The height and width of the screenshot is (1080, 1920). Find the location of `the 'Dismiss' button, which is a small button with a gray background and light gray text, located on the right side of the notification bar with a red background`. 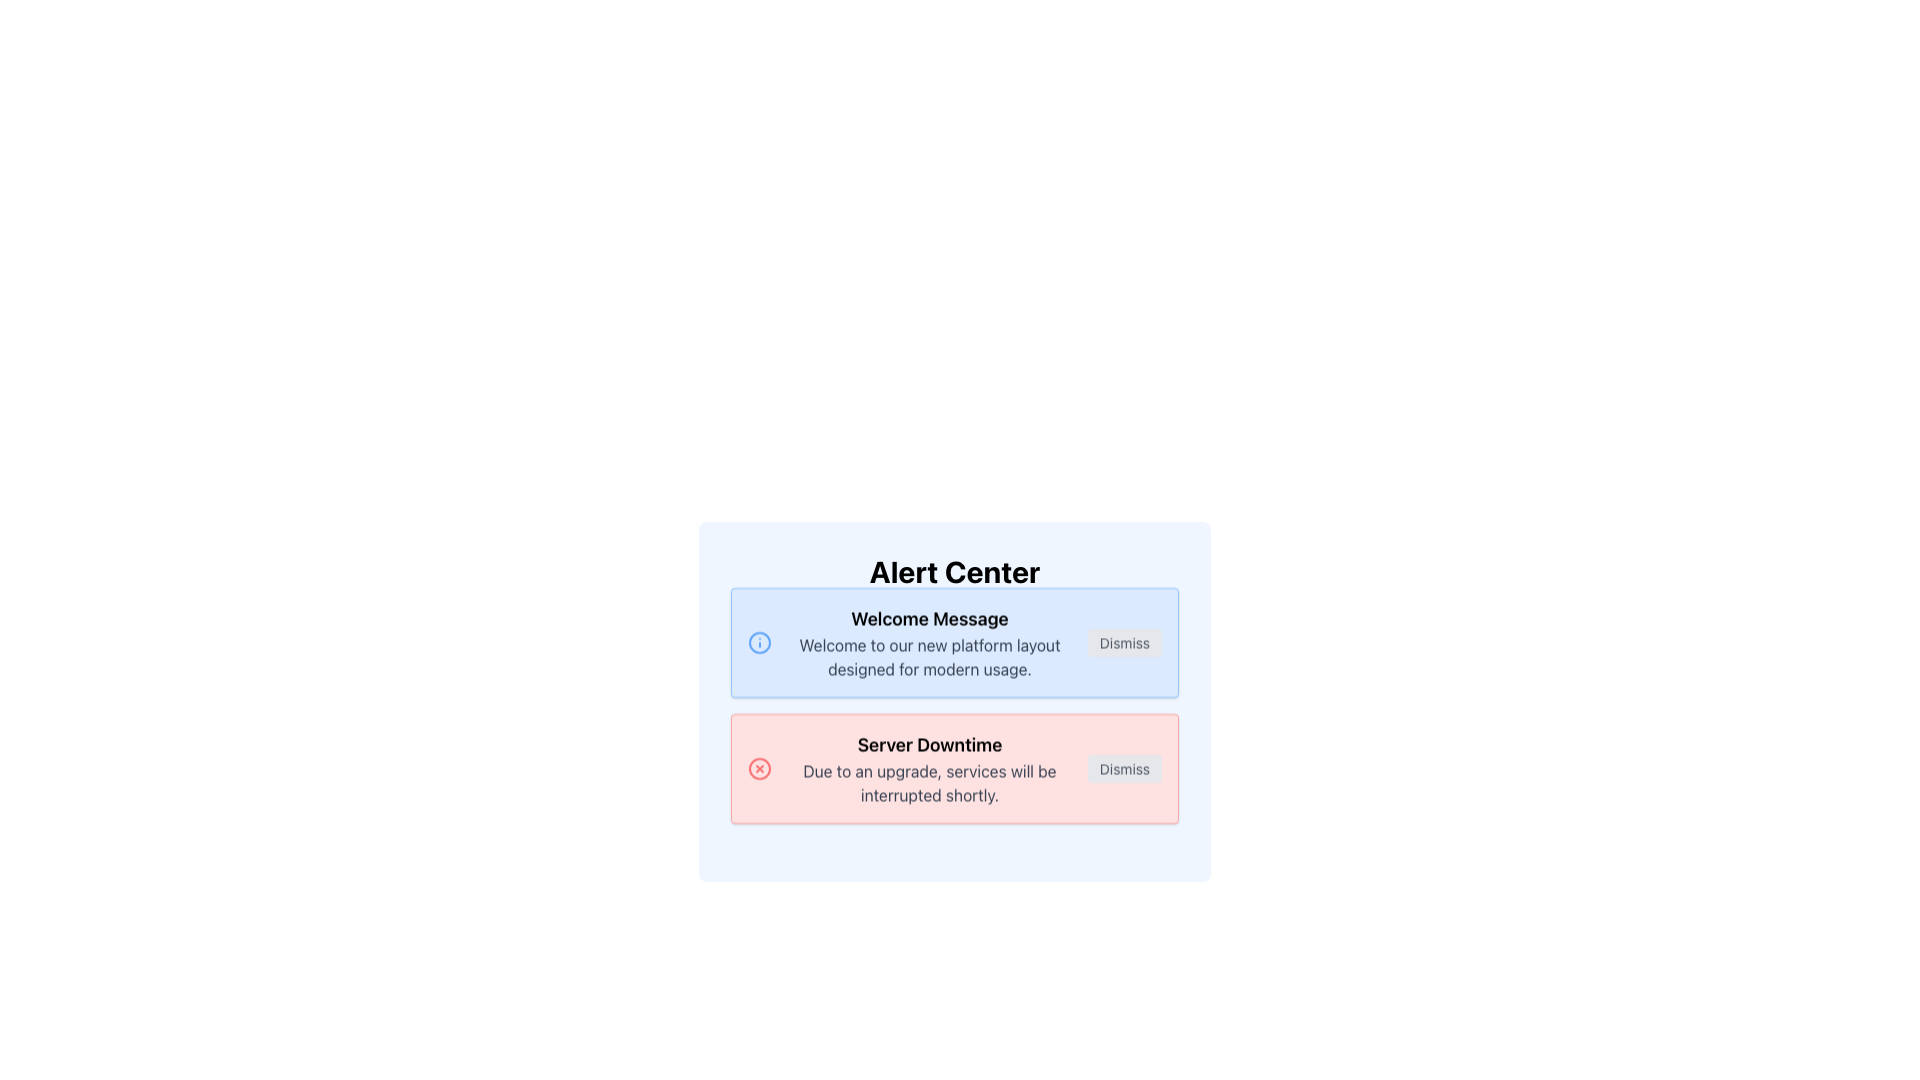

the 'Dismiss' button, which is a small button with a gray background and light gray text, located on the right side of the notification bar with a red background is located at coordinates (1124, 785).